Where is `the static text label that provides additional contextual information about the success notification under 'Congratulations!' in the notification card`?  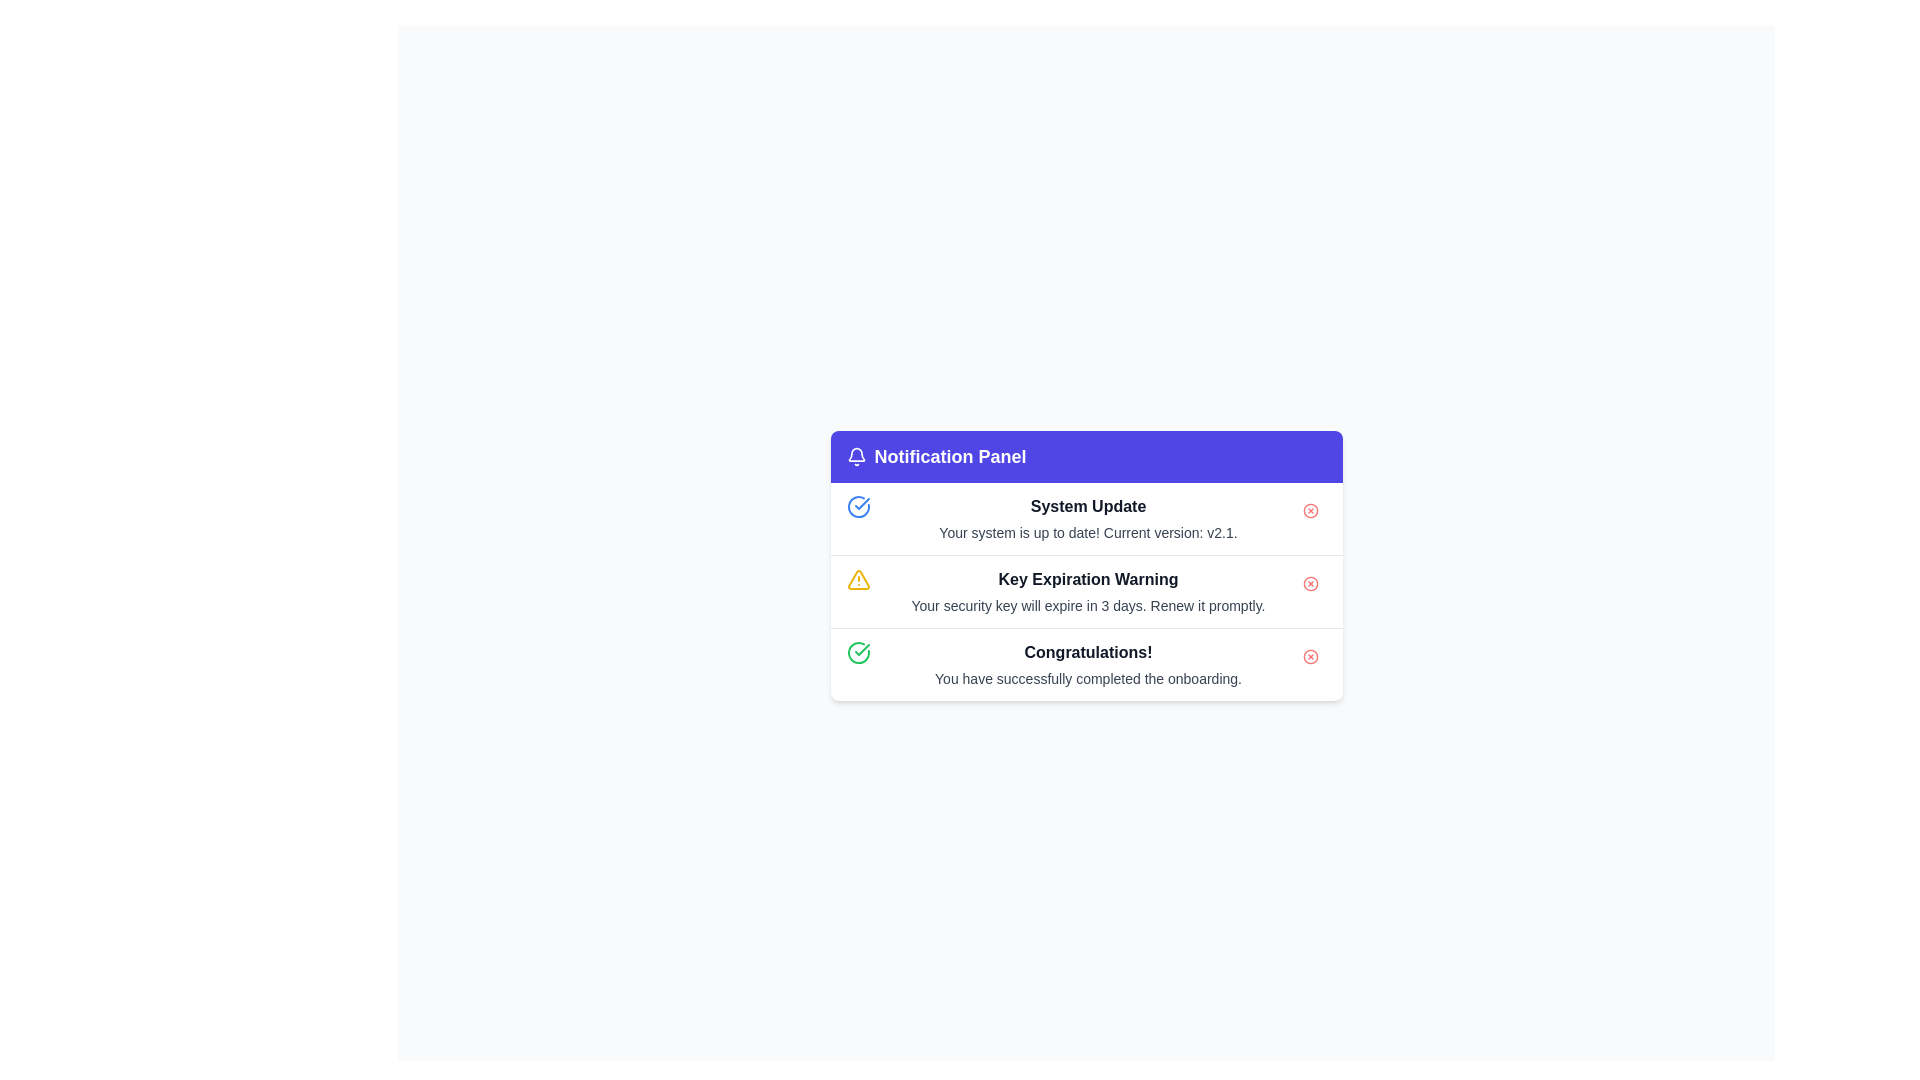 the static text label that provides additional contextual information about the success notification under 'Congratulations!' in the notification card is located at coordinates (1087, 677).